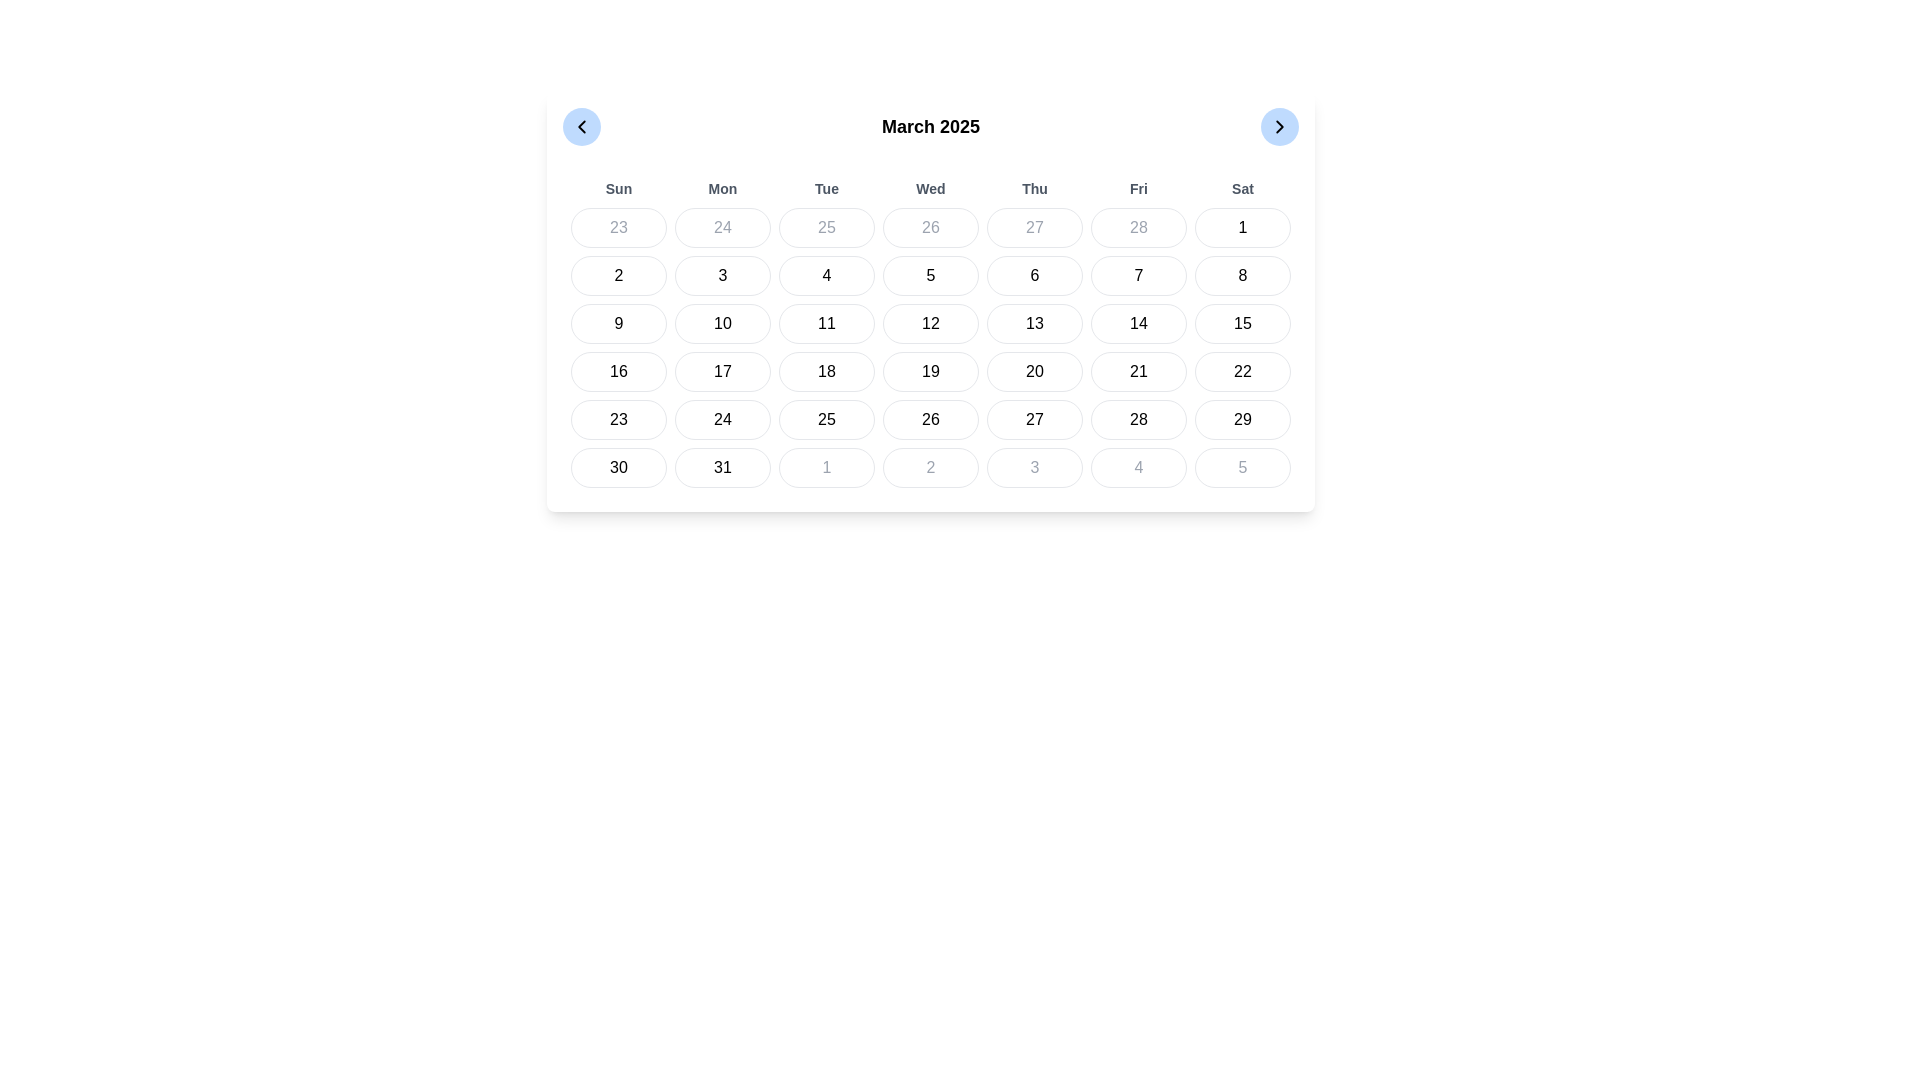 The height and width of the screenshot is (1080, 1920). I want to click on the button representing the 3rd day of the month, so click(722, 276).